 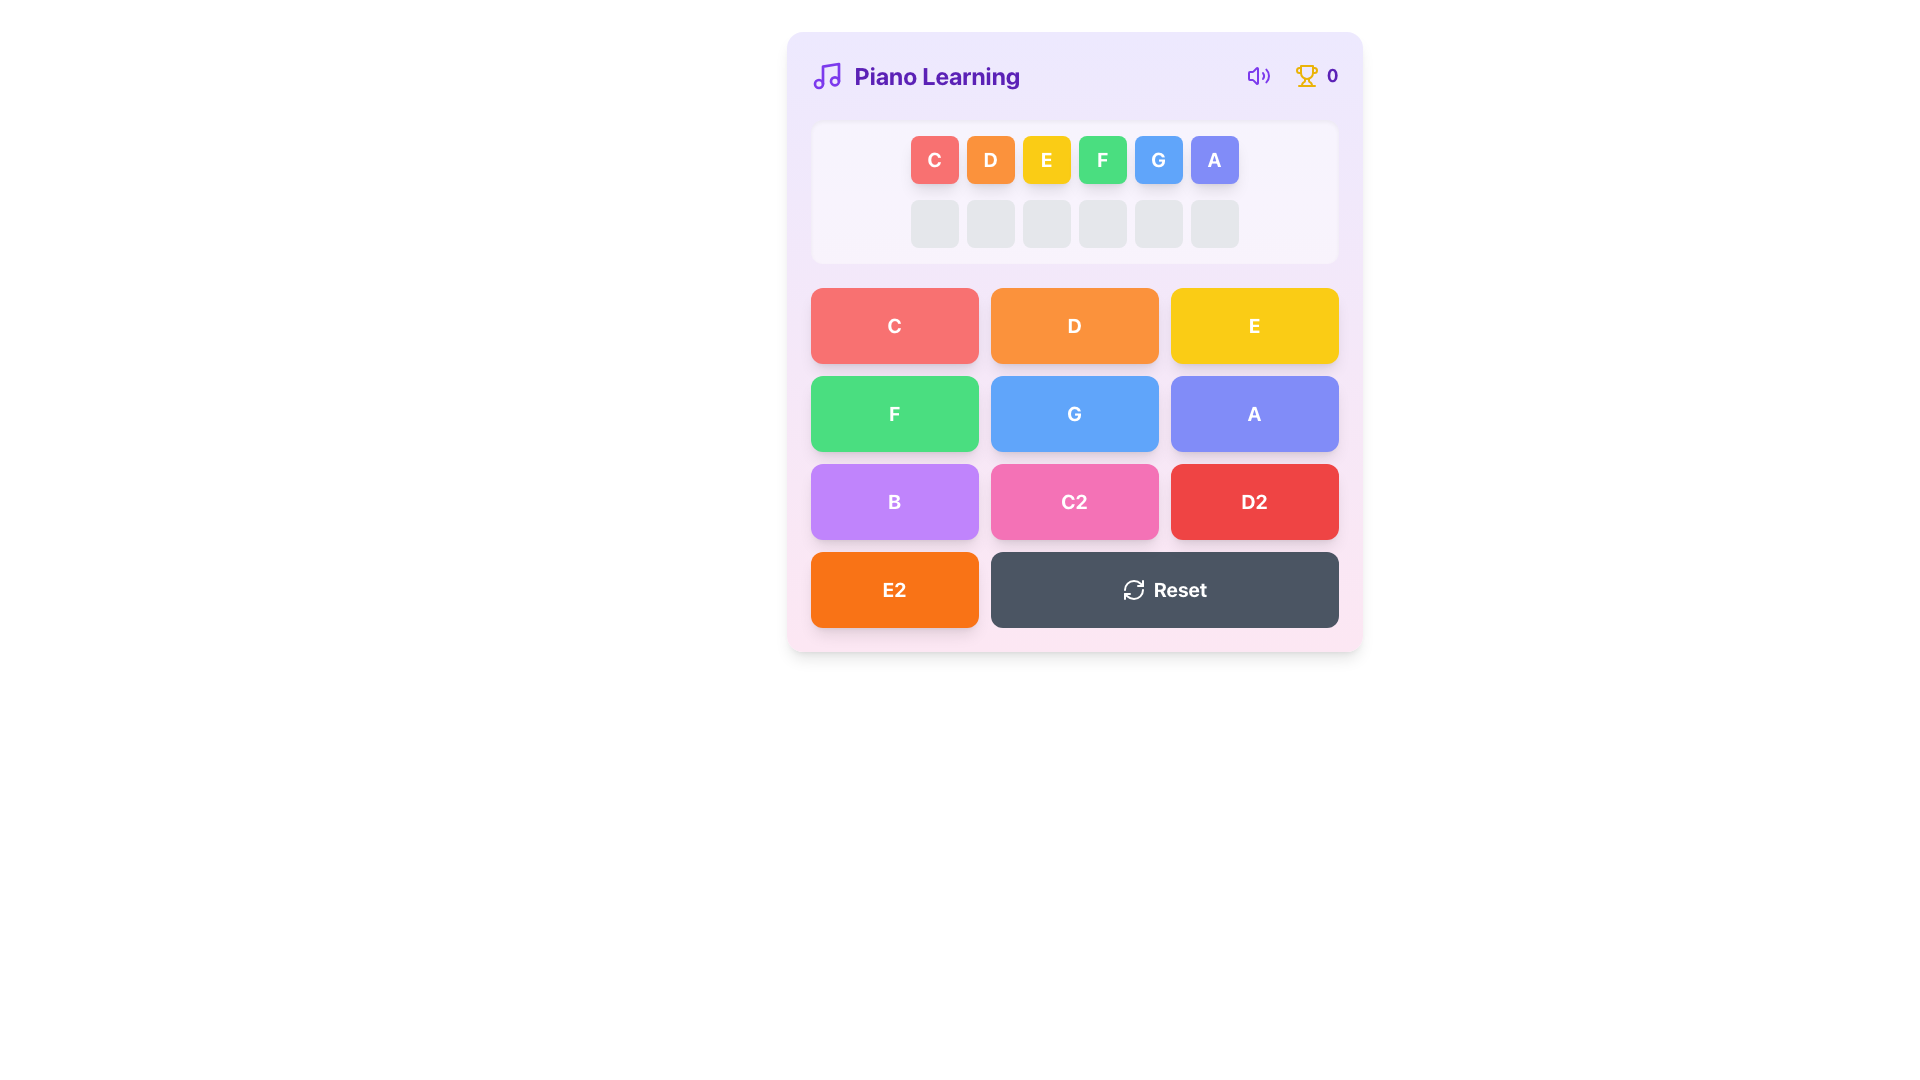 I want to click on the button representing the musical note 'G' located in the top portion of the interface, between the buttons 'F' and 'A', so click(x=1158, y=158).